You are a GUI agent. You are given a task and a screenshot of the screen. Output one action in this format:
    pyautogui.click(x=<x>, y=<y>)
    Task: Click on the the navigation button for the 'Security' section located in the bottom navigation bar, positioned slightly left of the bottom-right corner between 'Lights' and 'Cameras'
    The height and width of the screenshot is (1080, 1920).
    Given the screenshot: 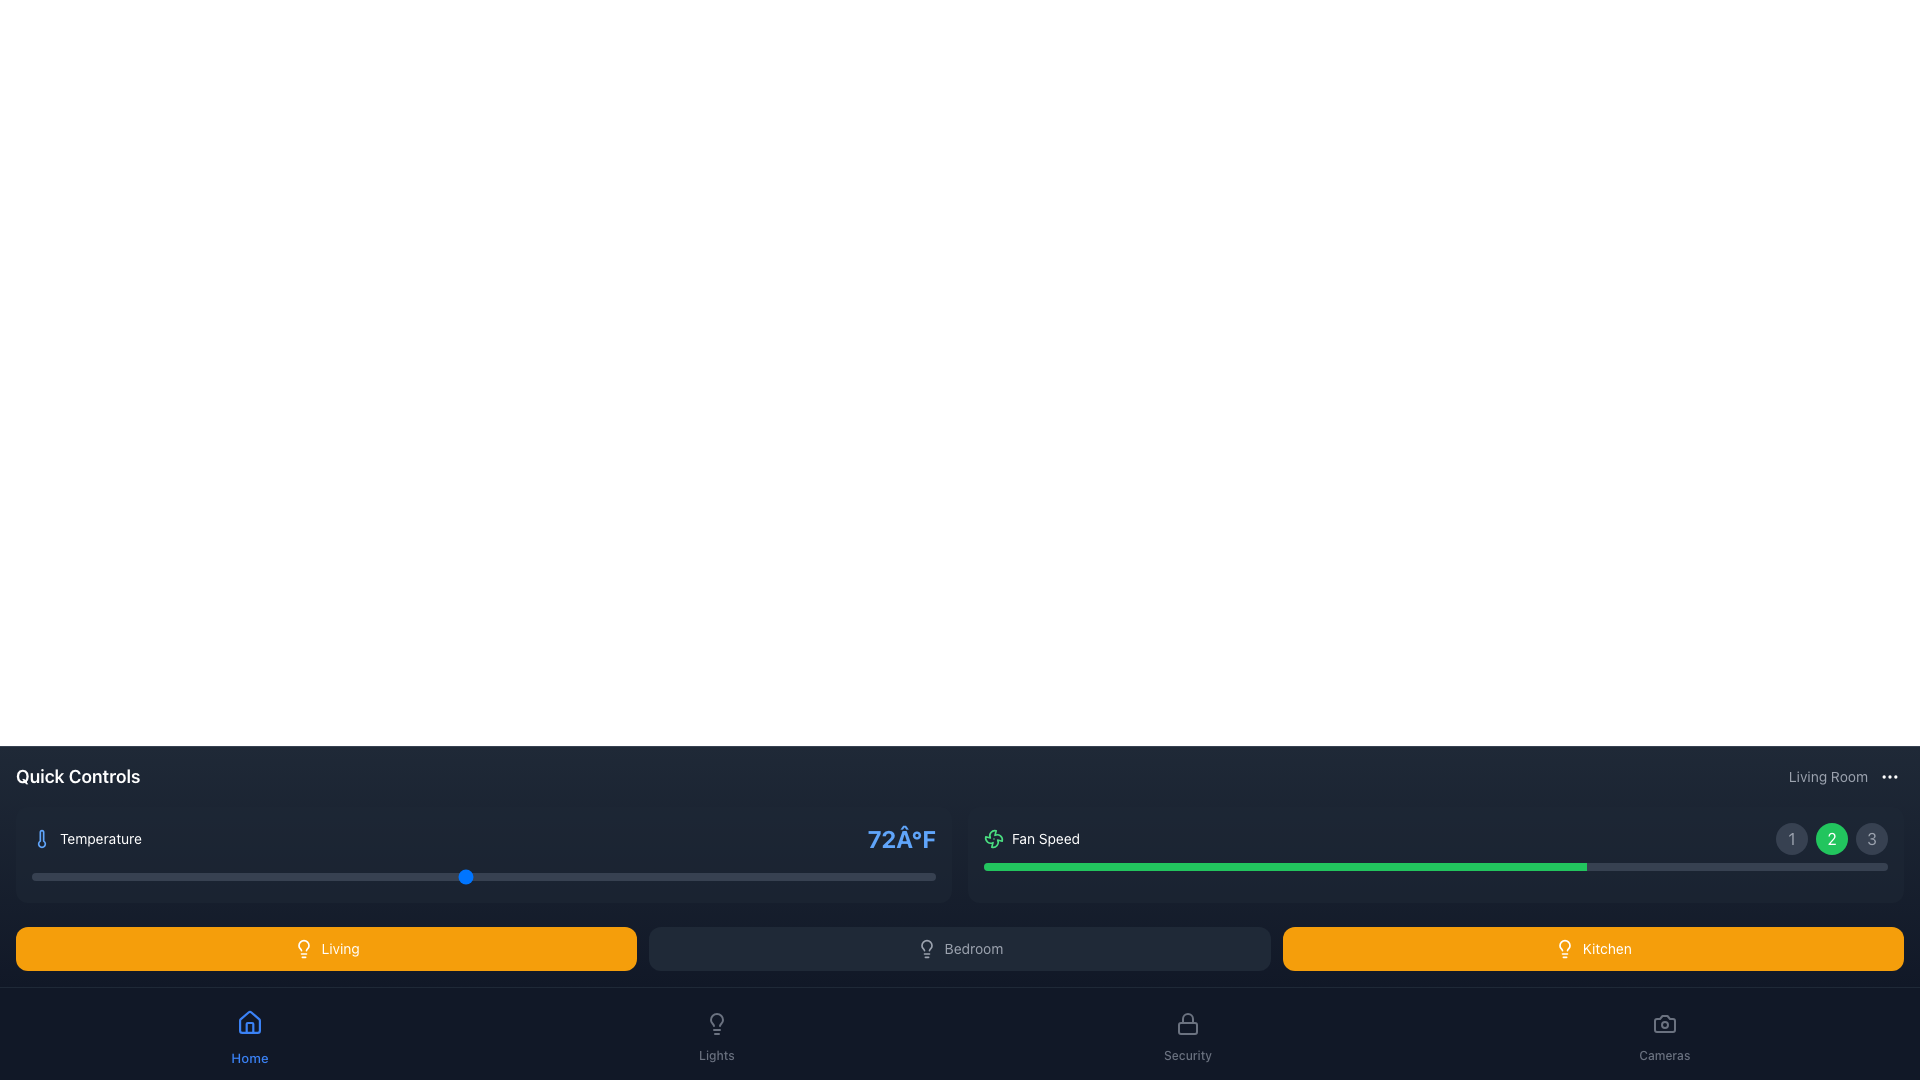 What is the action you would take?
    pyautogui.click(x=1188, y=1033)
    